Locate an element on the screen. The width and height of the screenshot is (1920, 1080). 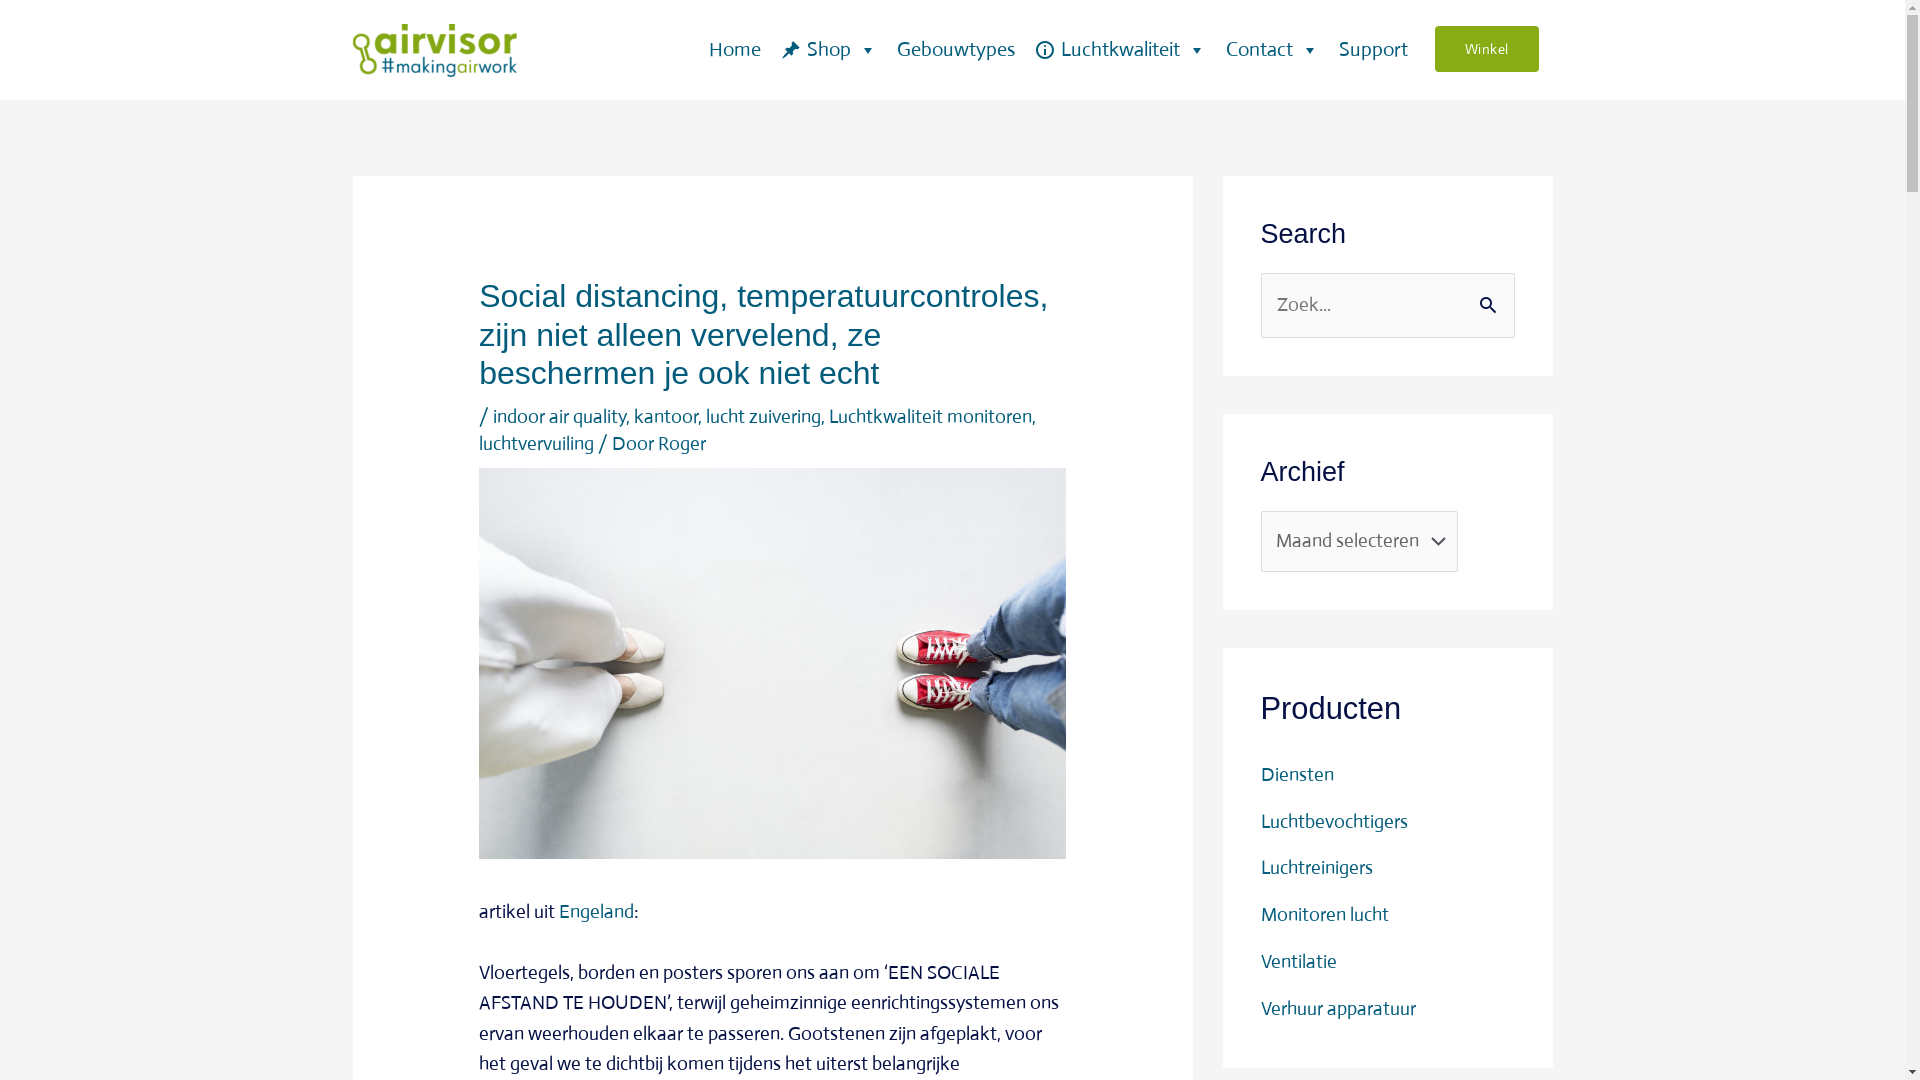
'Luchtreinigers' is located at coordinates (1315, 866).